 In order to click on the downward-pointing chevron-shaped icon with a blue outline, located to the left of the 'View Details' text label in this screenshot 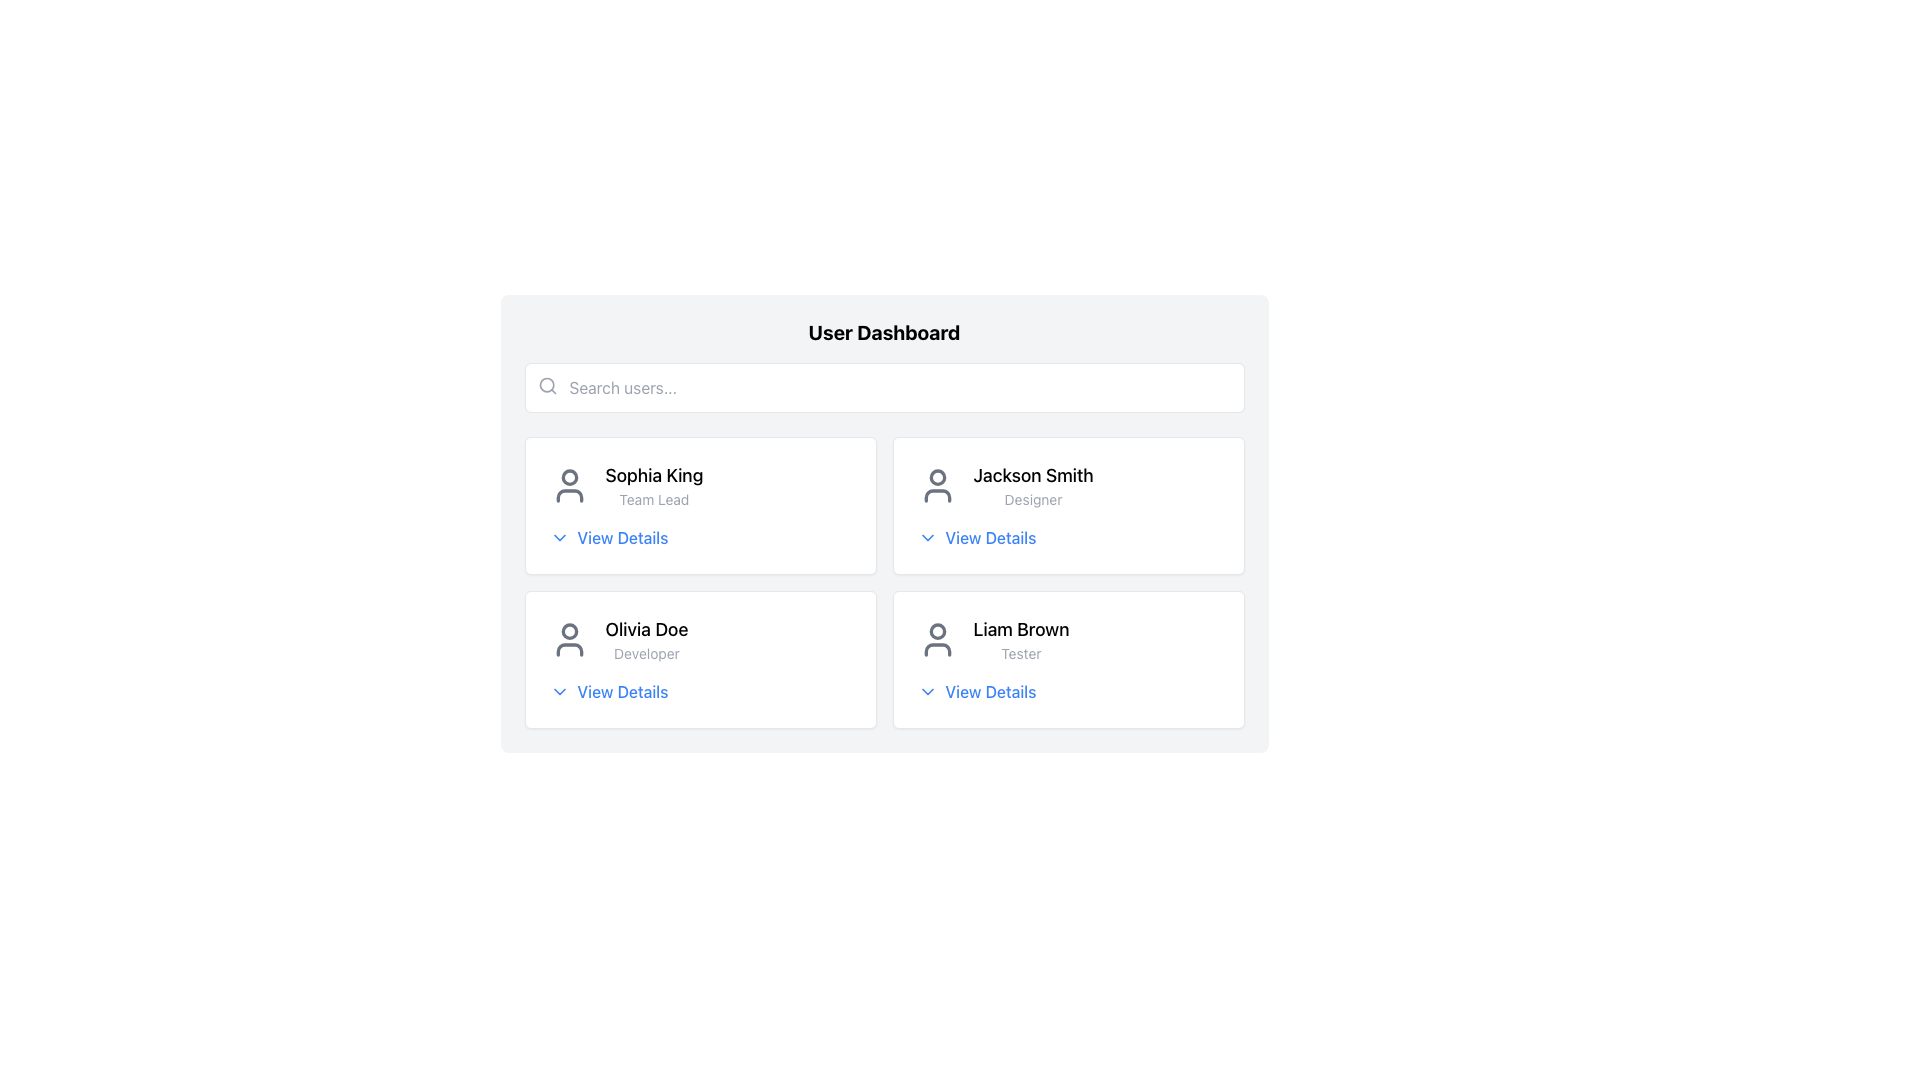, I will do `click(559, 536)`.